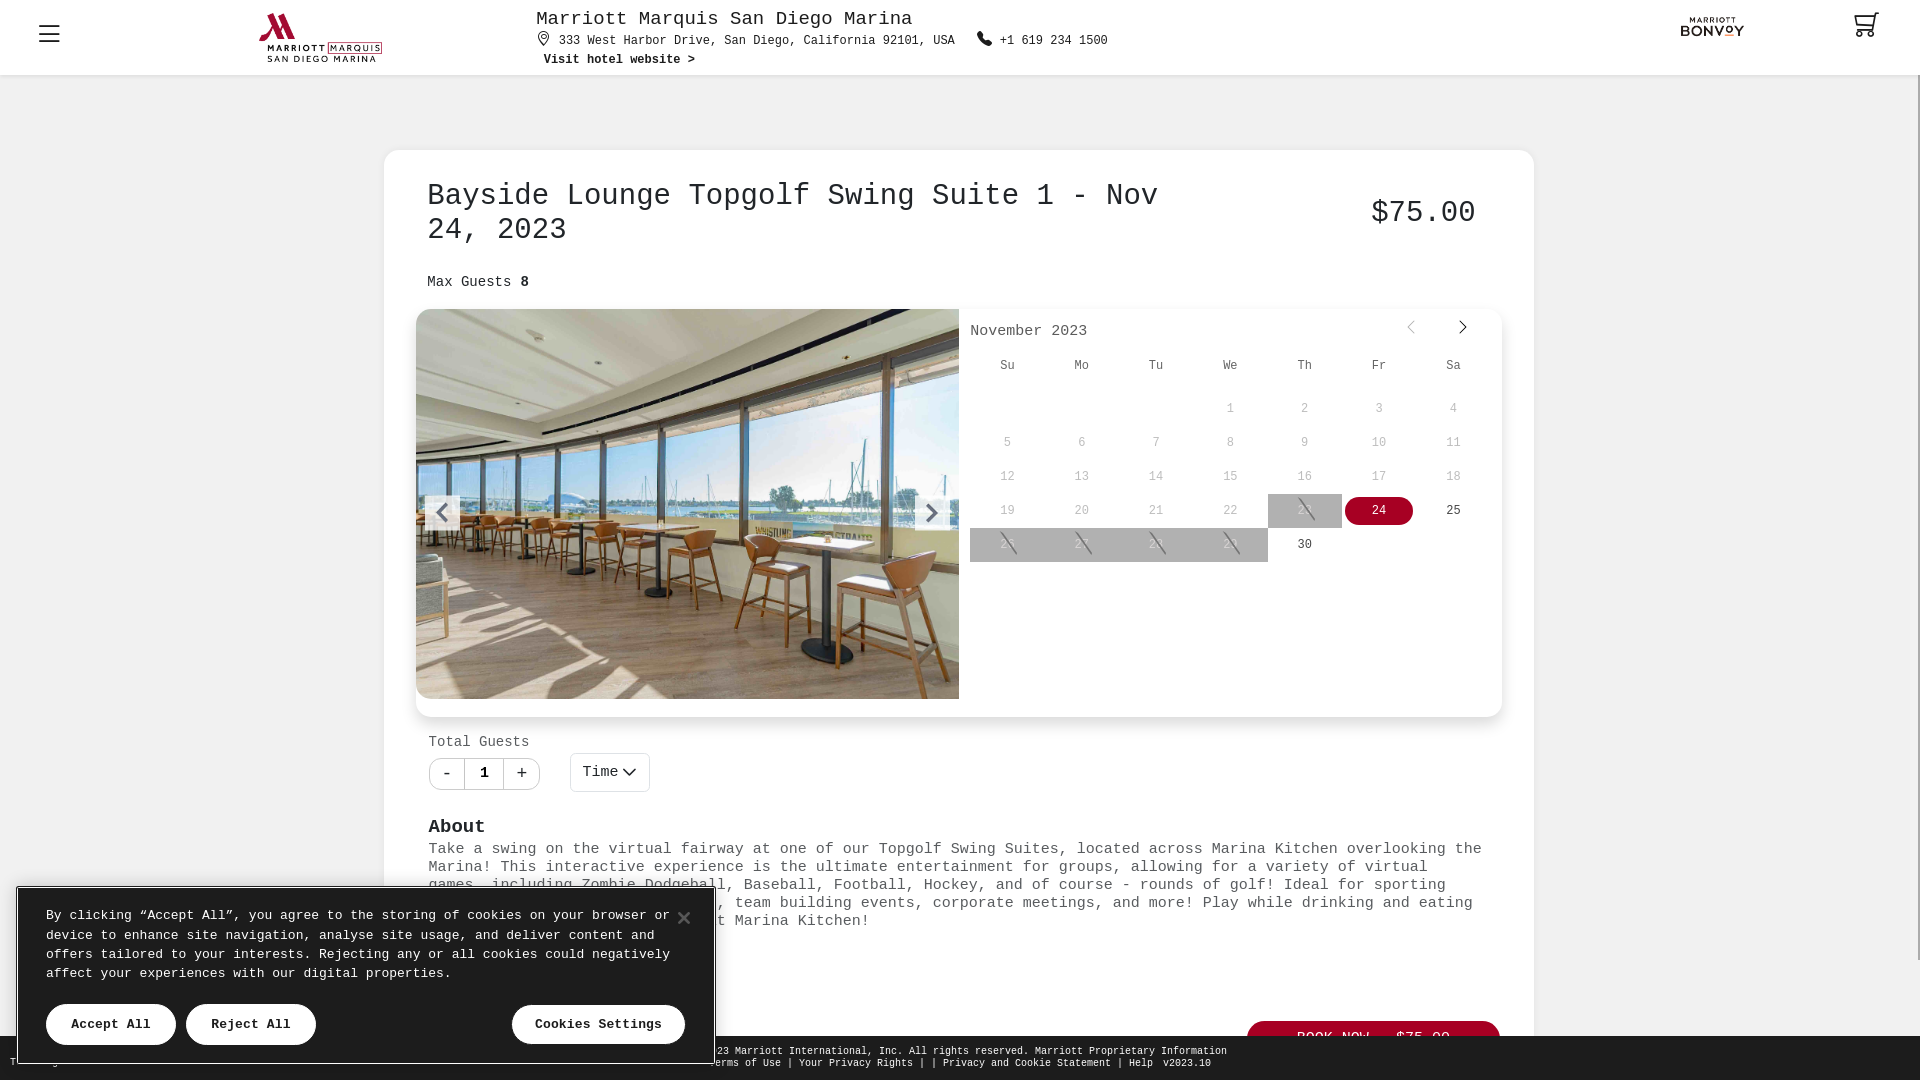 Image resolution: width=1920 pixels, height=1080 pixels. What do you see at coordinates (1007, 544) in the screenshot?
I see `'26'` at bounding box center [1007, 544].